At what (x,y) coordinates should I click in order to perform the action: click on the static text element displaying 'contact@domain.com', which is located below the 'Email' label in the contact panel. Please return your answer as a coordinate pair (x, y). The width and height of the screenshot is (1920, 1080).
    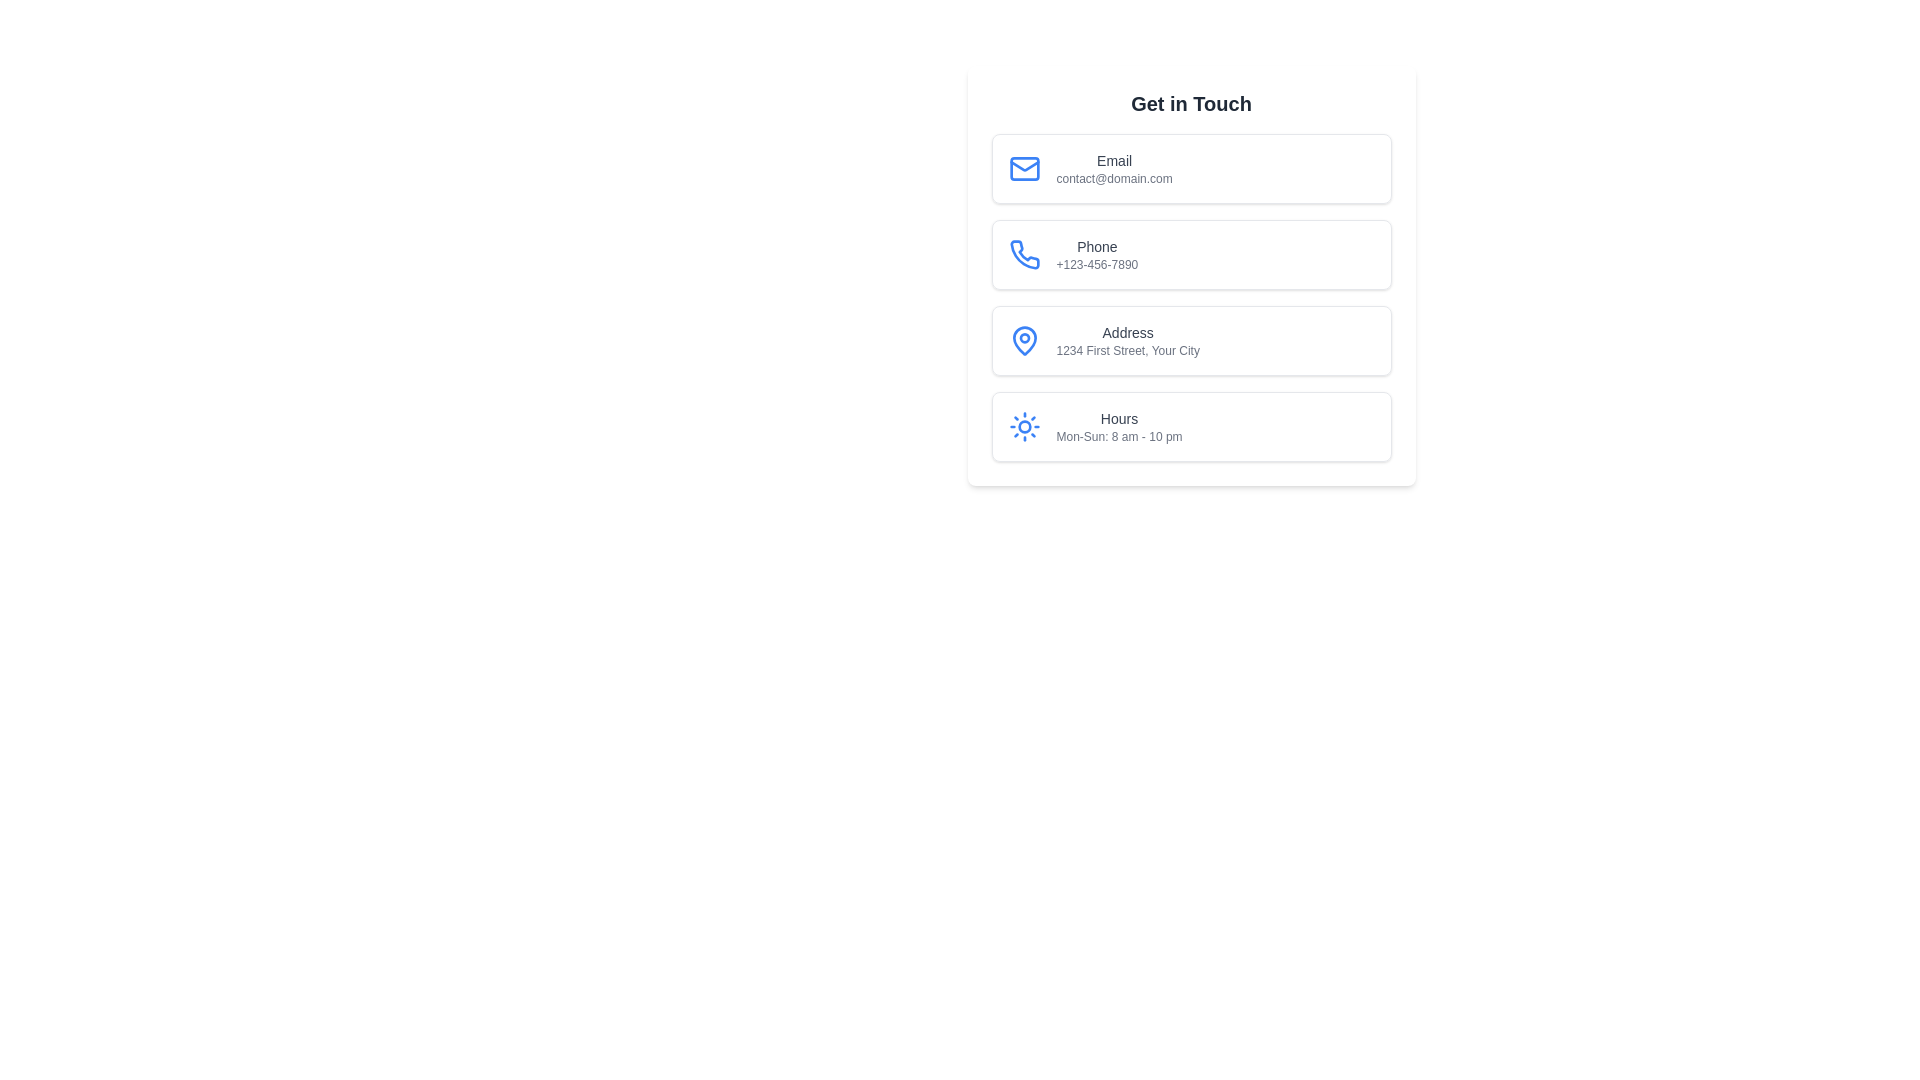
    Looking at the image, I should click on (1113, 177).